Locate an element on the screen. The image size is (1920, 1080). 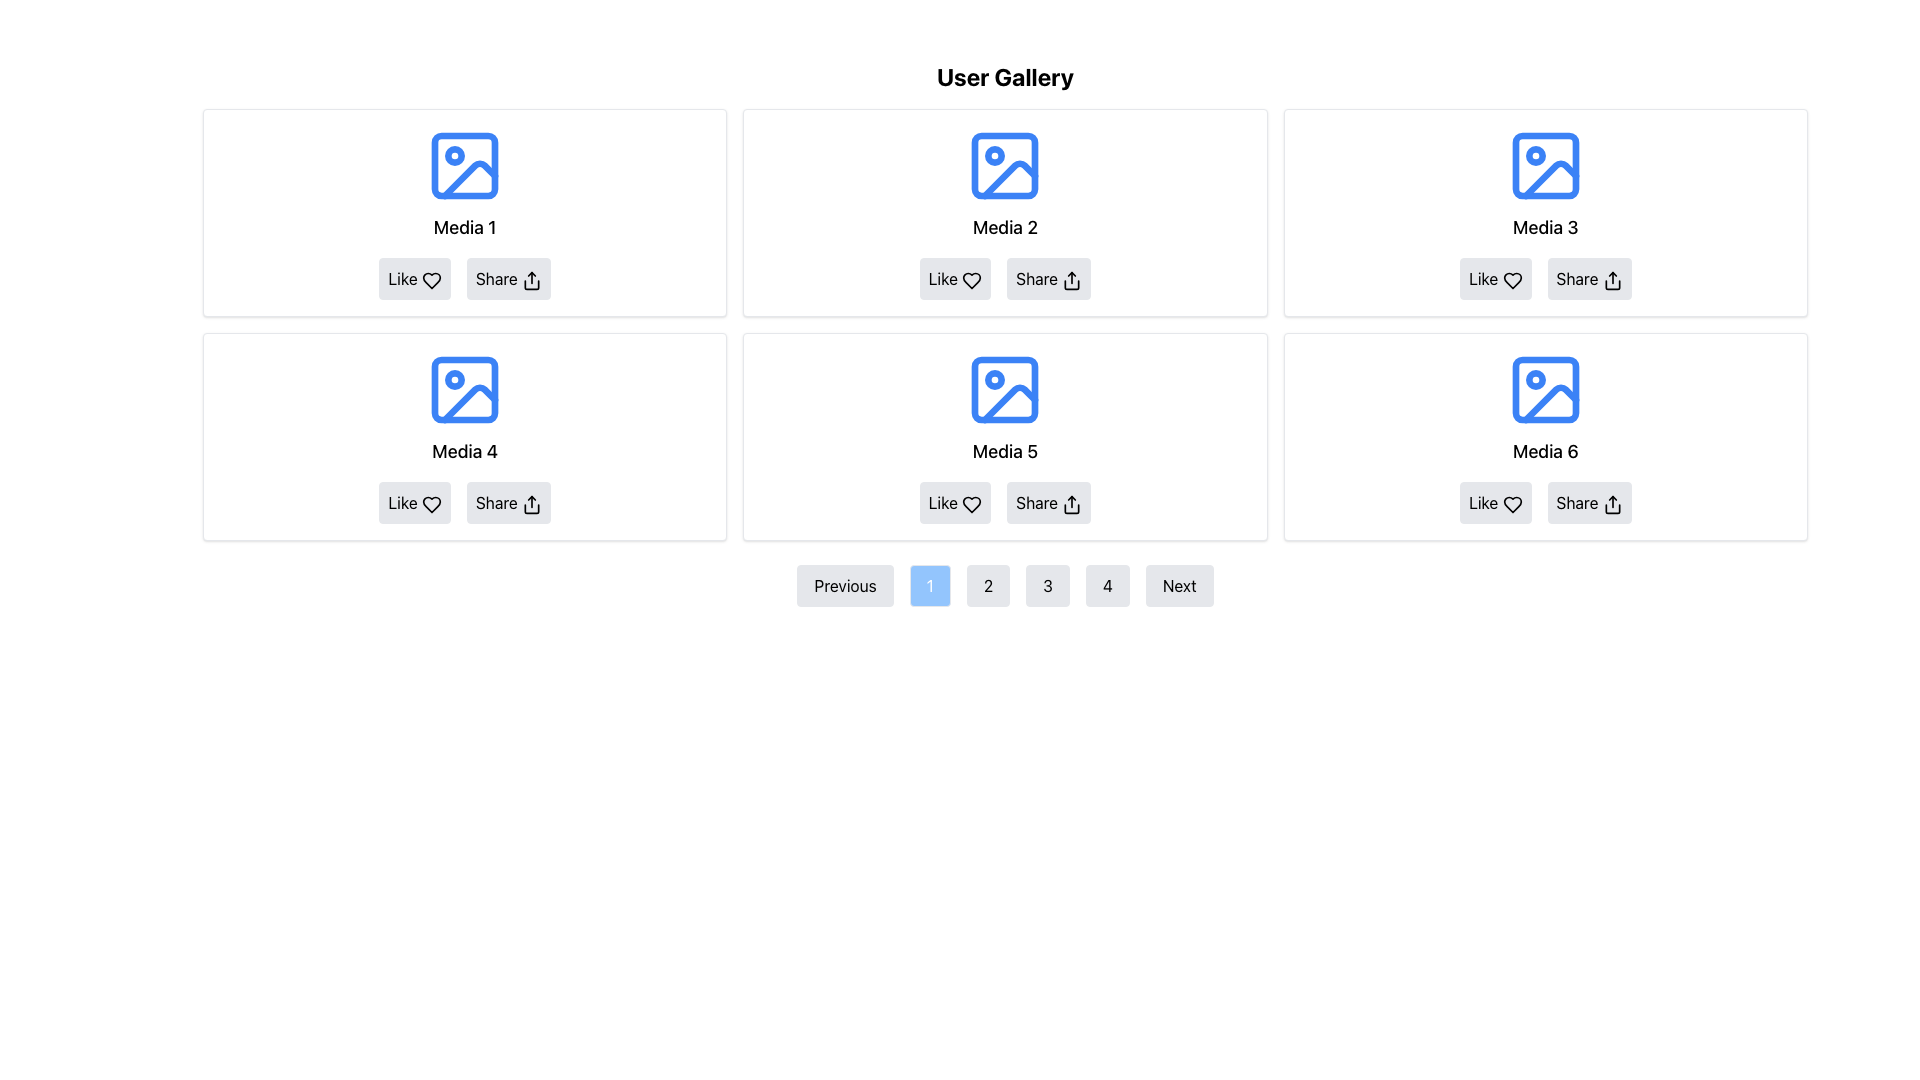
the 'like' button located directly below the image labeled 'Media 3' in the third column of the top row, which is the leftmost button among the two buttons aligned under 'Media 3' is located at coordinates (1495, 278).